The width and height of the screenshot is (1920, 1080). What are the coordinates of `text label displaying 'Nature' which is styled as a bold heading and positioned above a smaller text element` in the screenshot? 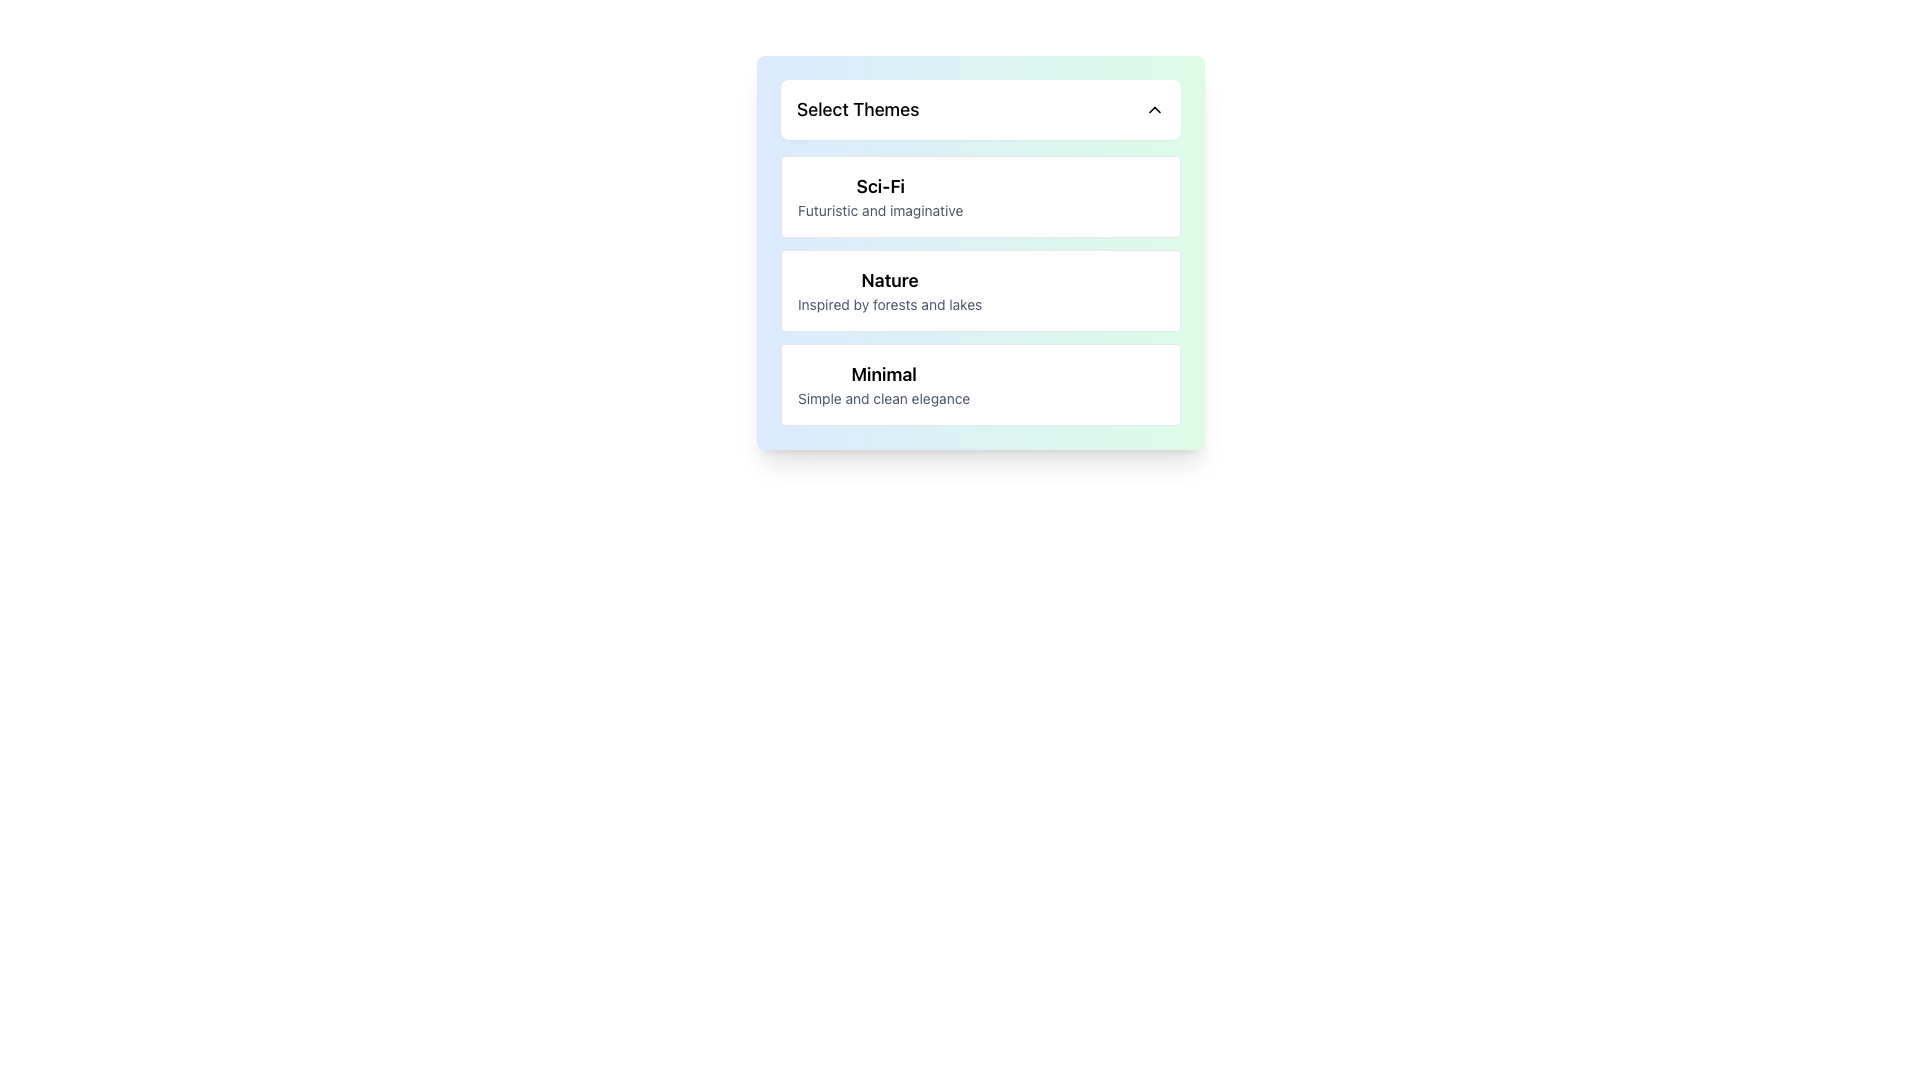 It's located at (889, 281).